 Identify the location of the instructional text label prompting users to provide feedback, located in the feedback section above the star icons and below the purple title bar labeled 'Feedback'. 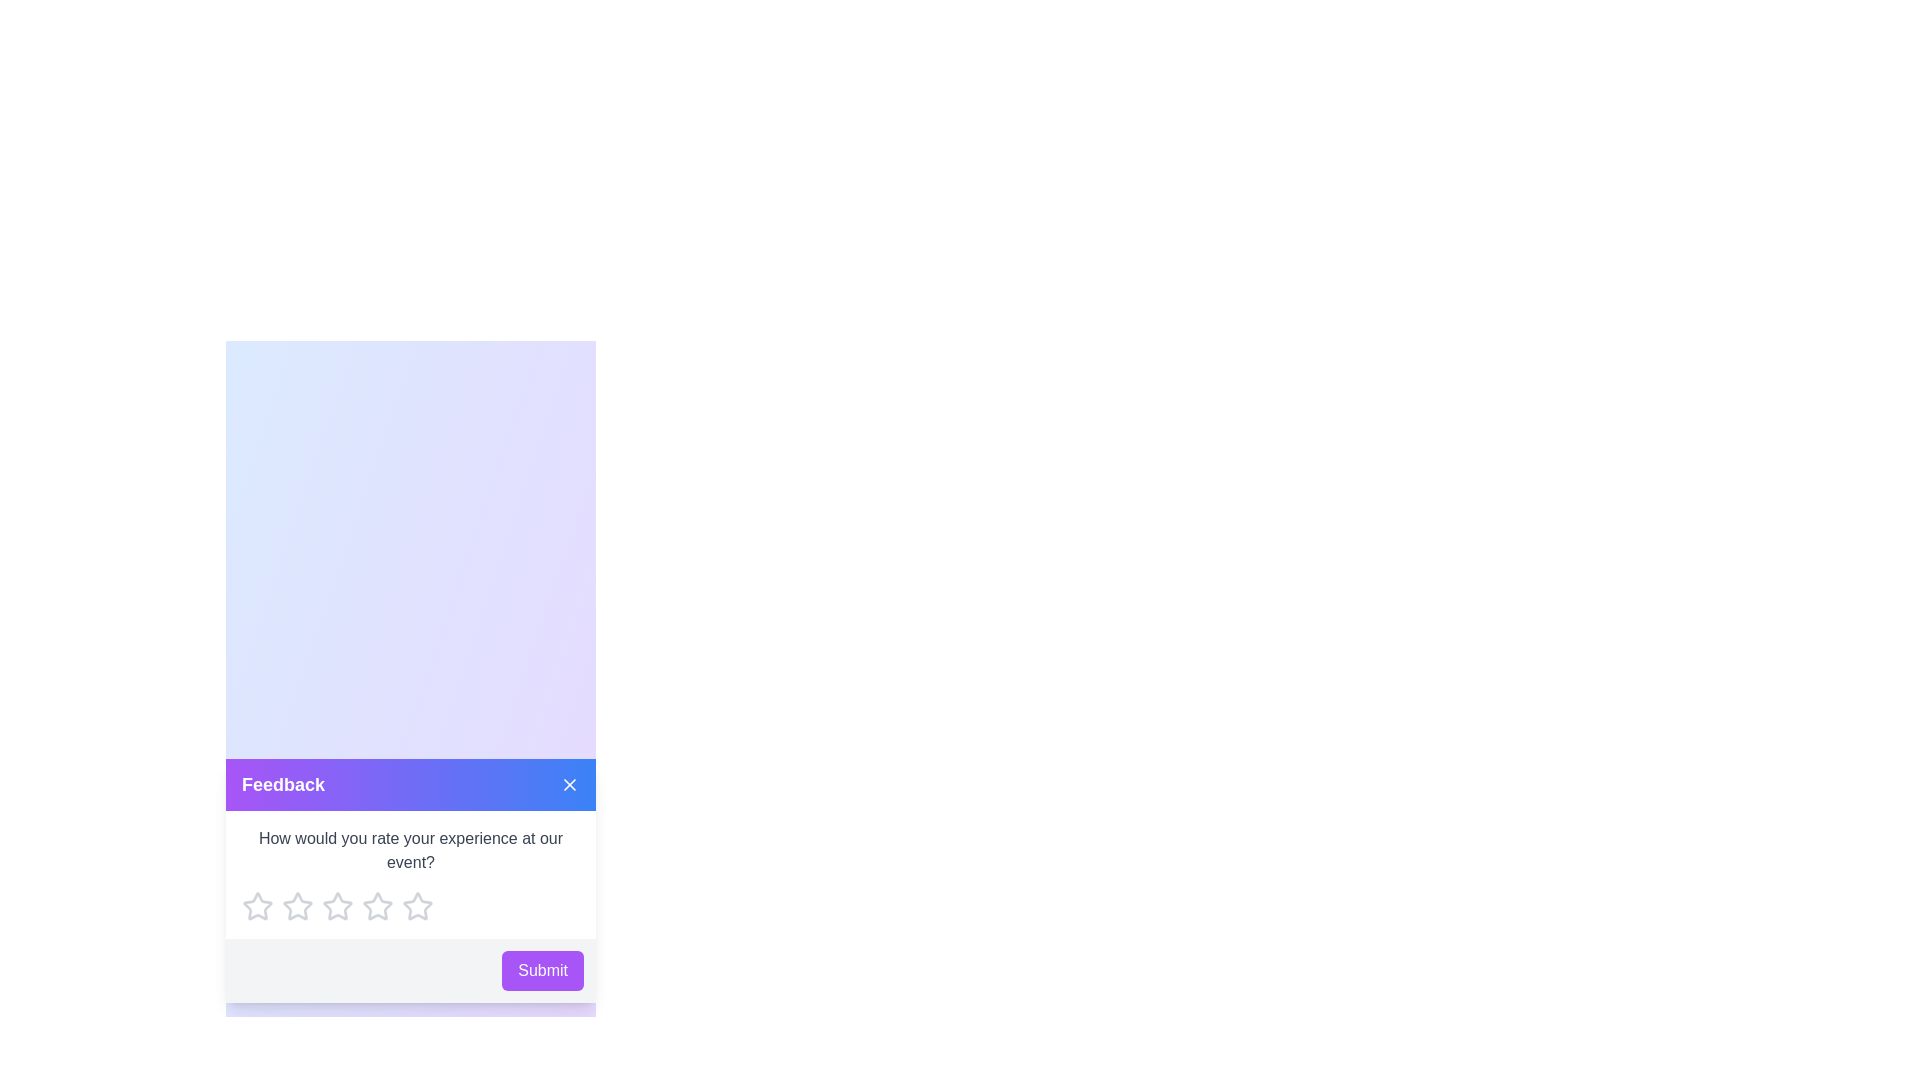
(410, 851).